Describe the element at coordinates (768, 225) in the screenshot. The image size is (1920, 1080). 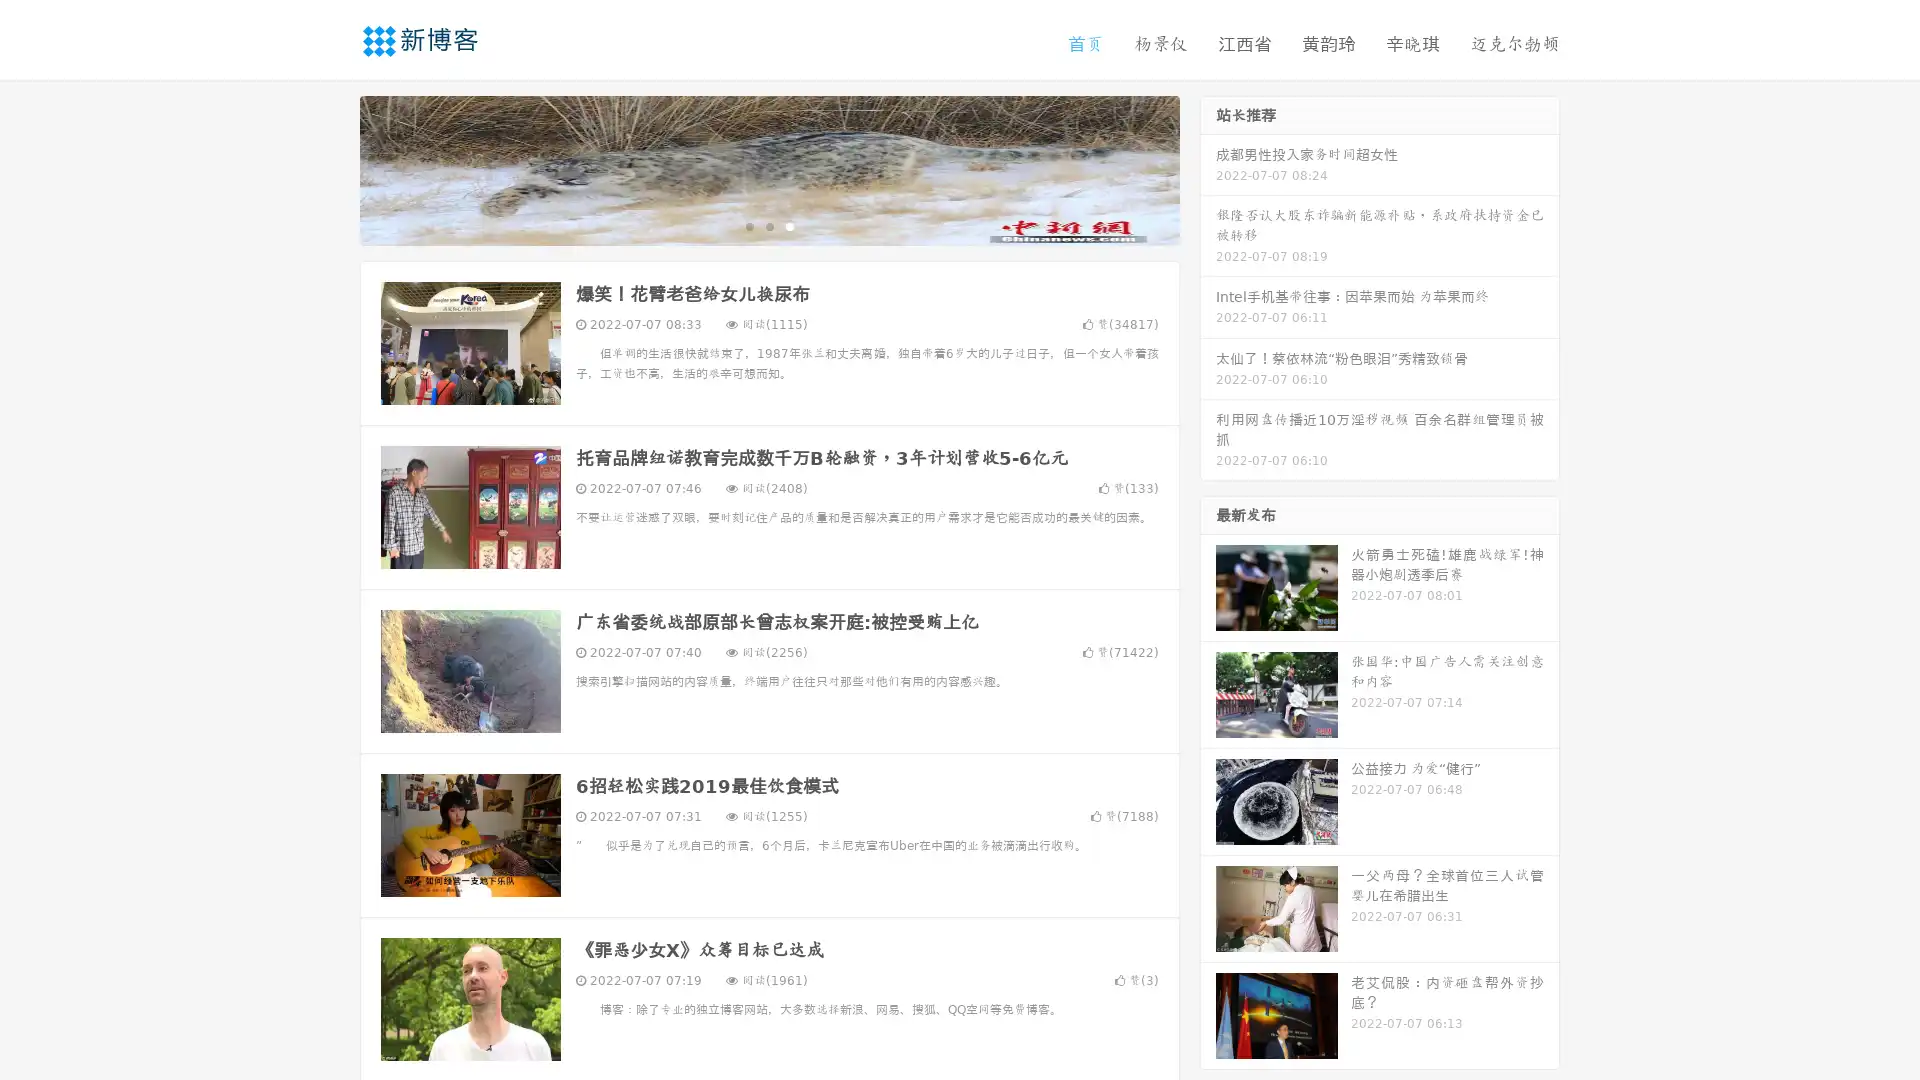
I see `Go to slide 2` at that location.